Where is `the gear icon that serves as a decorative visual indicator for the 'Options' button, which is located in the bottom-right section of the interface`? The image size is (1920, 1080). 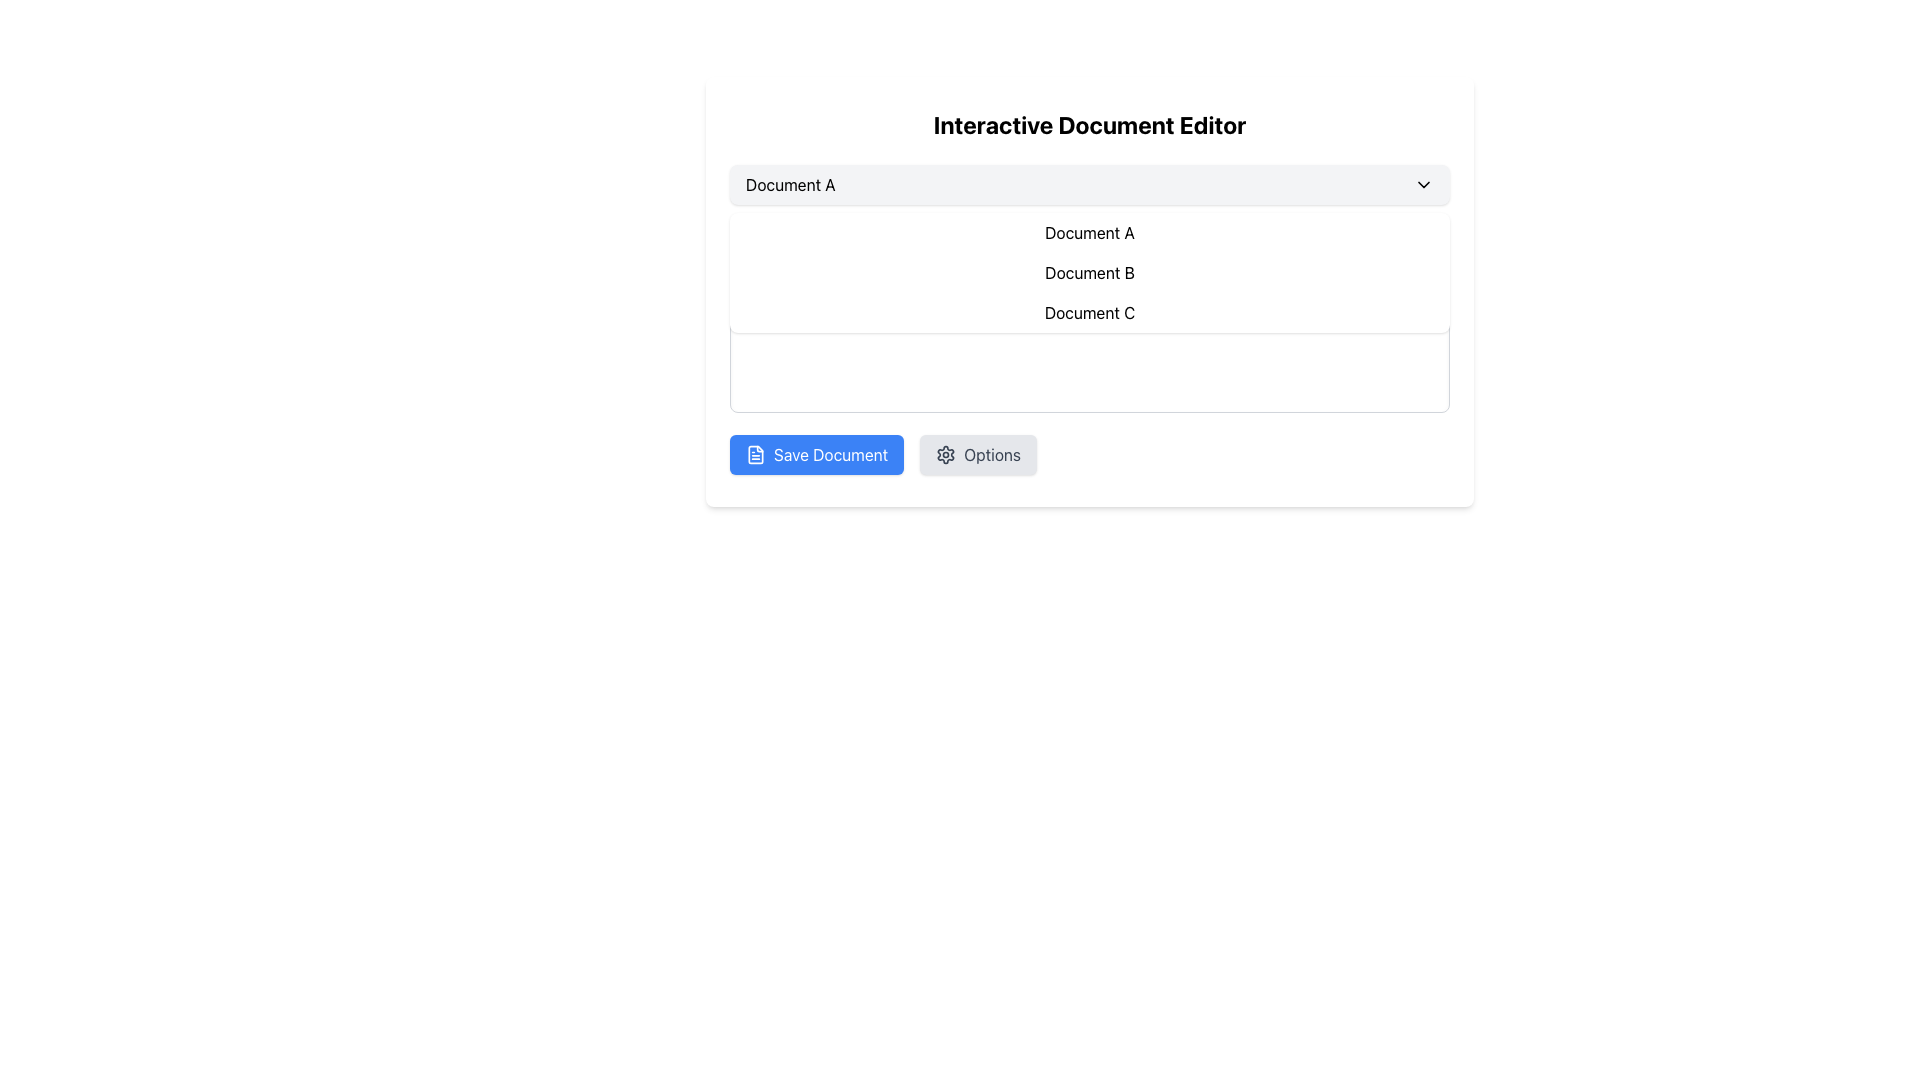
the gear icon that serves as a decorative visual indicator for the 'Options' button, which is located in the bottom-right section of the interface is located at coordinates (945, 455).